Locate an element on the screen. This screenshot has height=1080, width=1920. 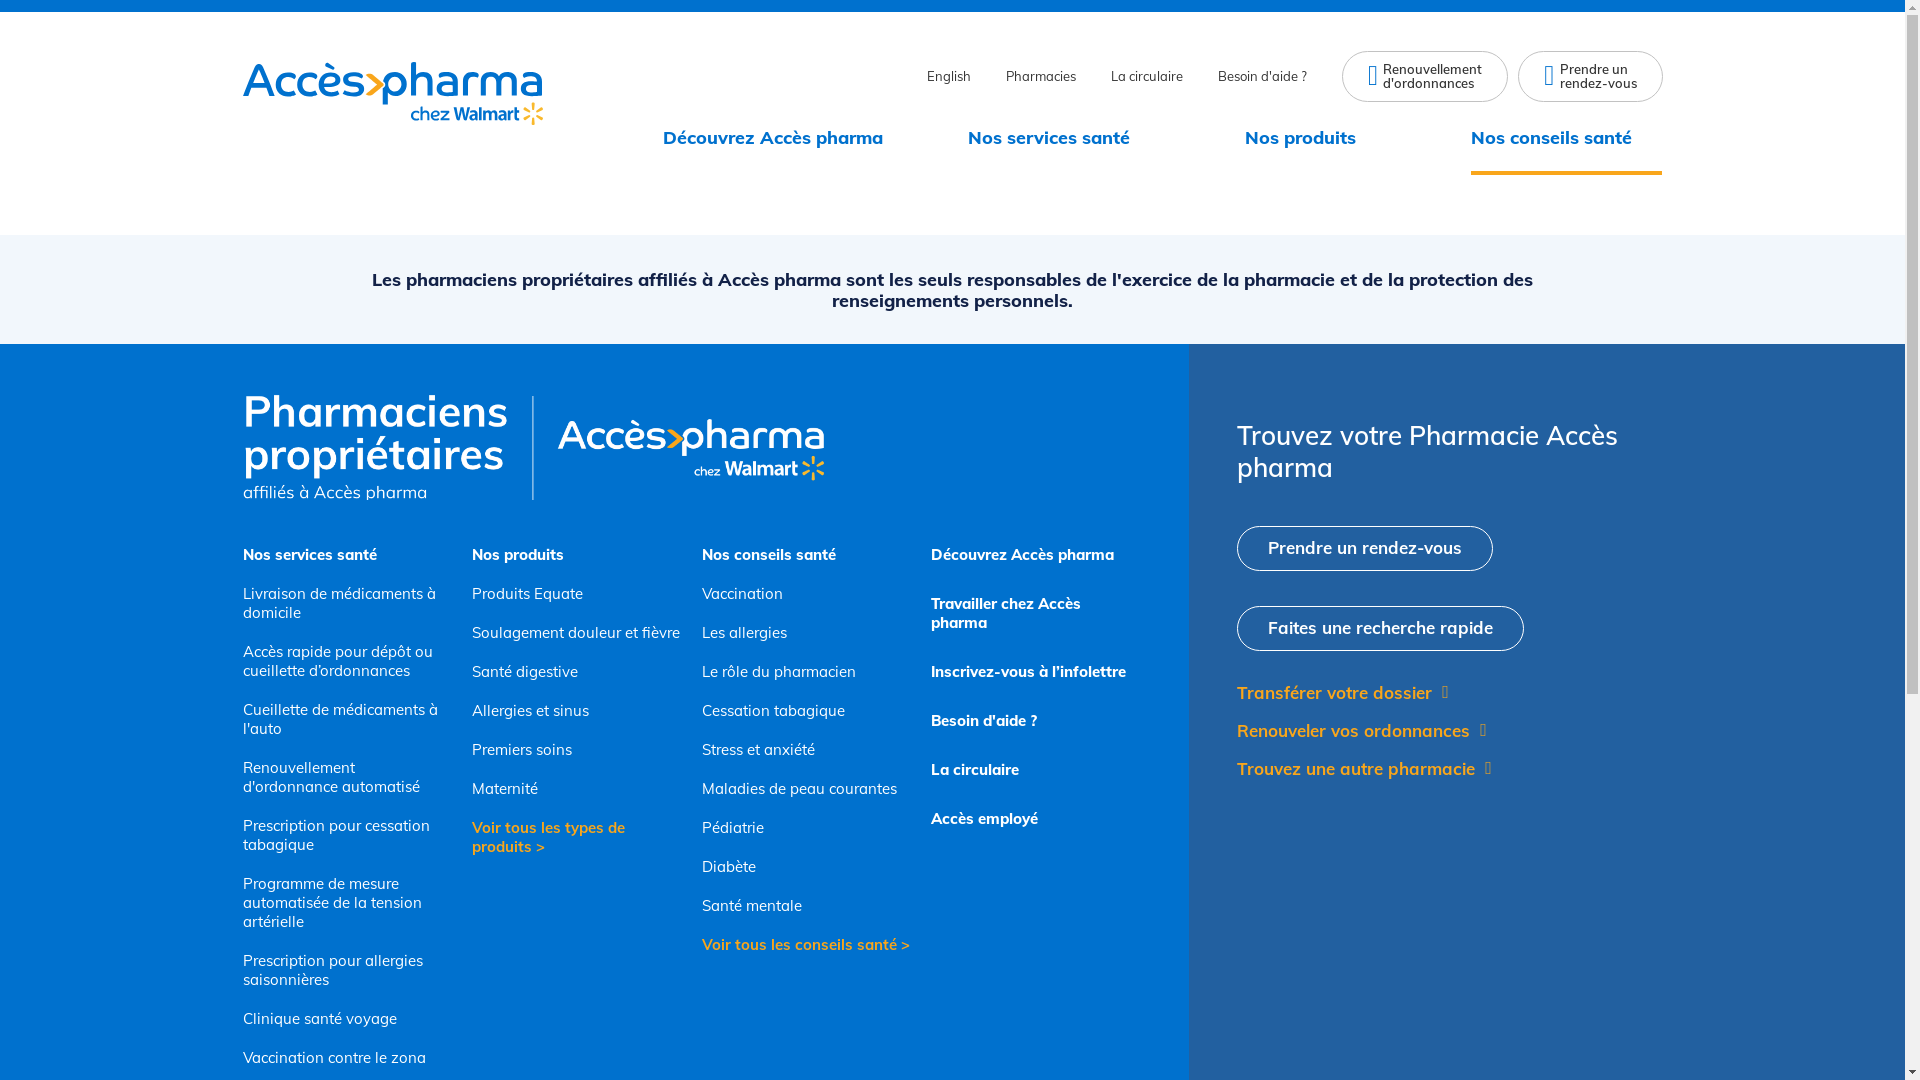
'La circulaire' is located at coordinates (1147, 75).